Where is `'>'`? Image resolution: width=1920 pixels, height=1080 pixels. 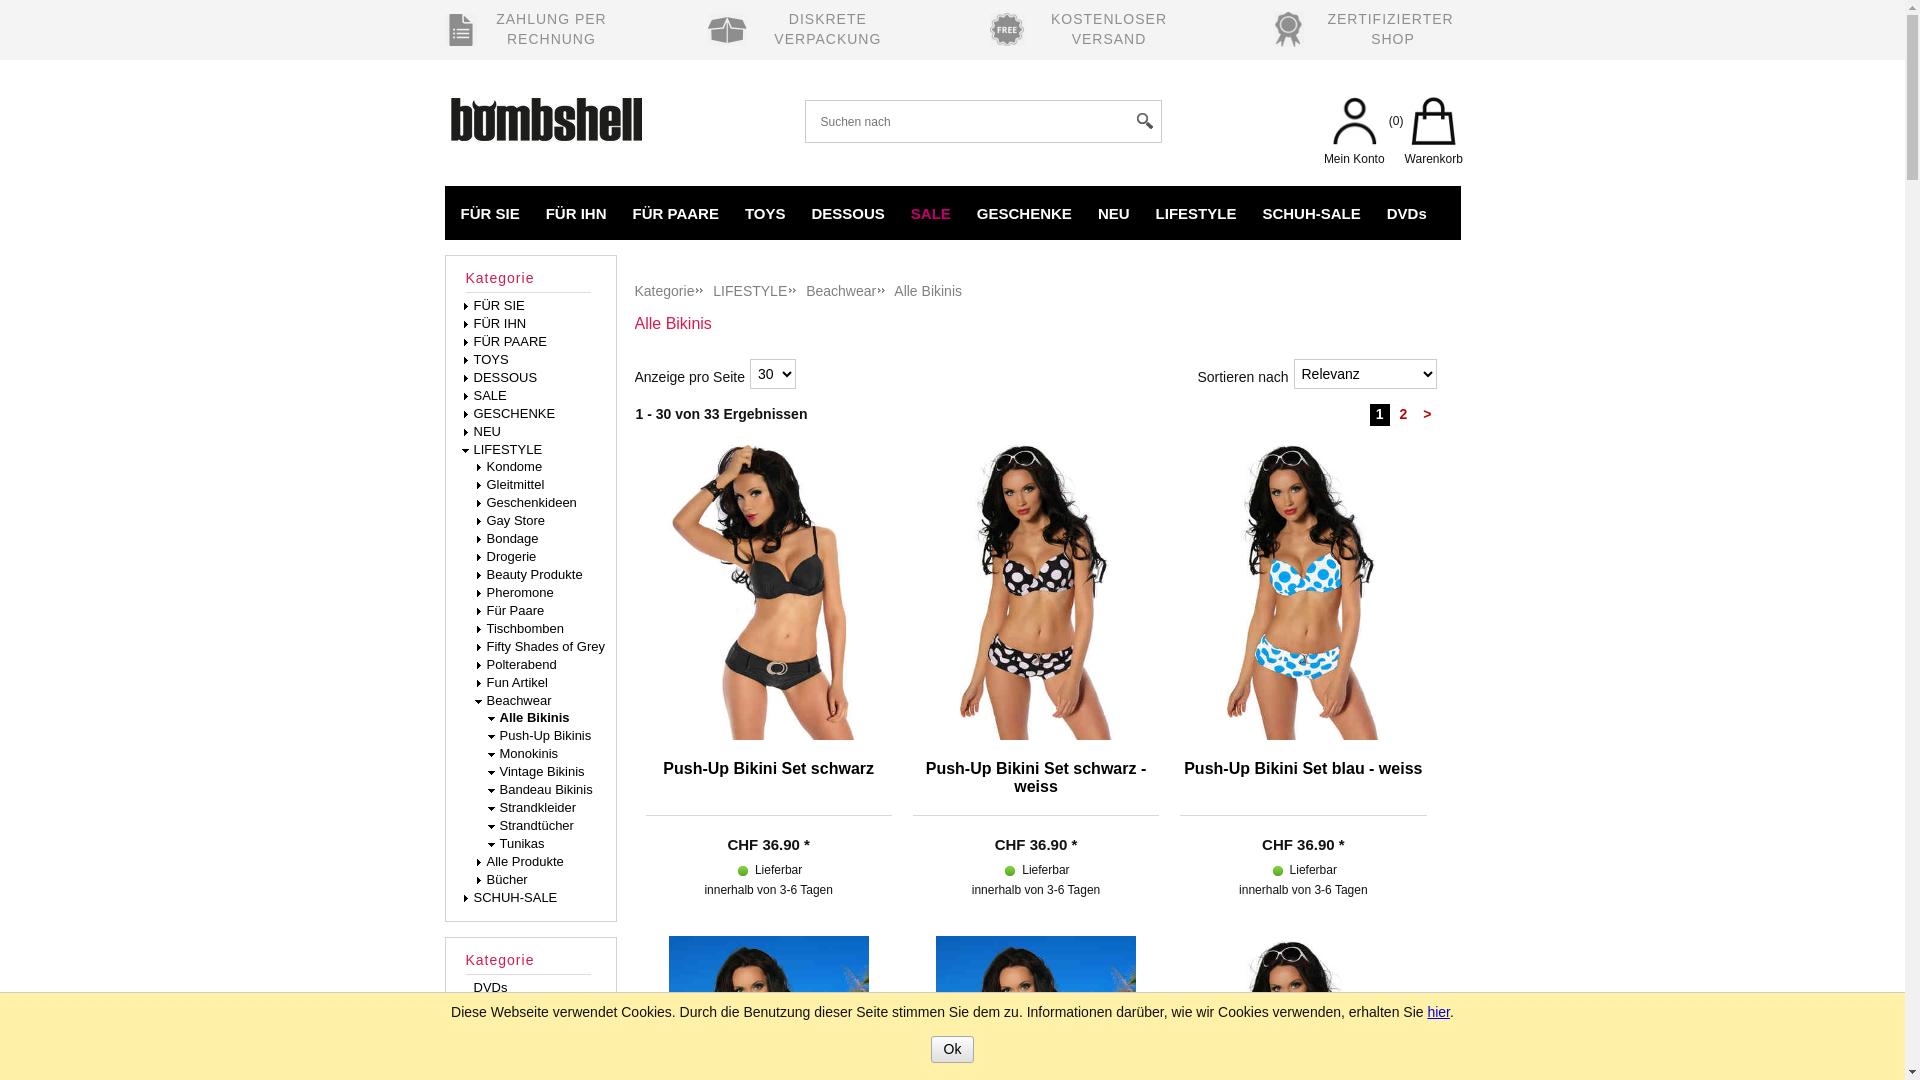 '>' is located at coordinates (1425, 412).